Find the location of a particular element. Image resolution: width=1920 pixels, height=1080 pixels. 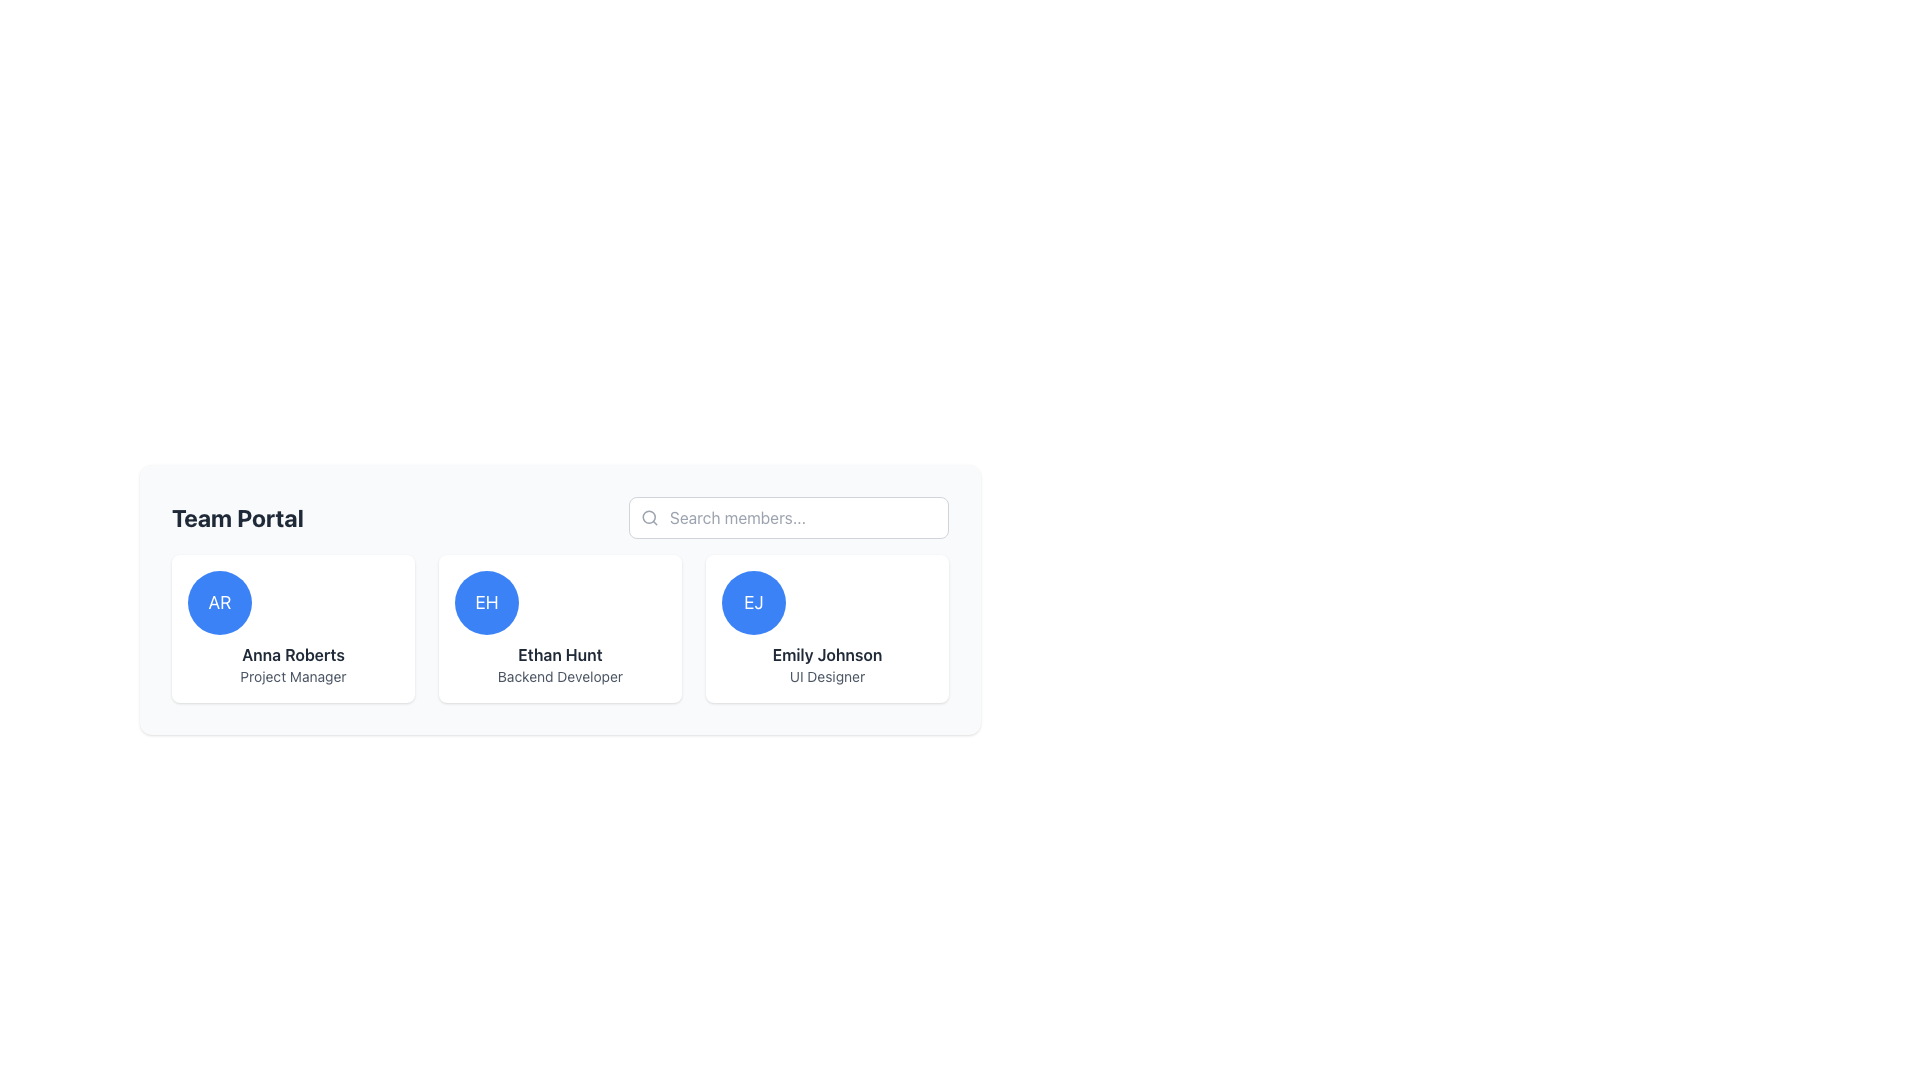

contents of the bold text label displaying 'Emily Johnson', which is located below the circular avatar labeled 'EJ' and above the smaller text 'UI Designer' is located at coordinates (827, 655).